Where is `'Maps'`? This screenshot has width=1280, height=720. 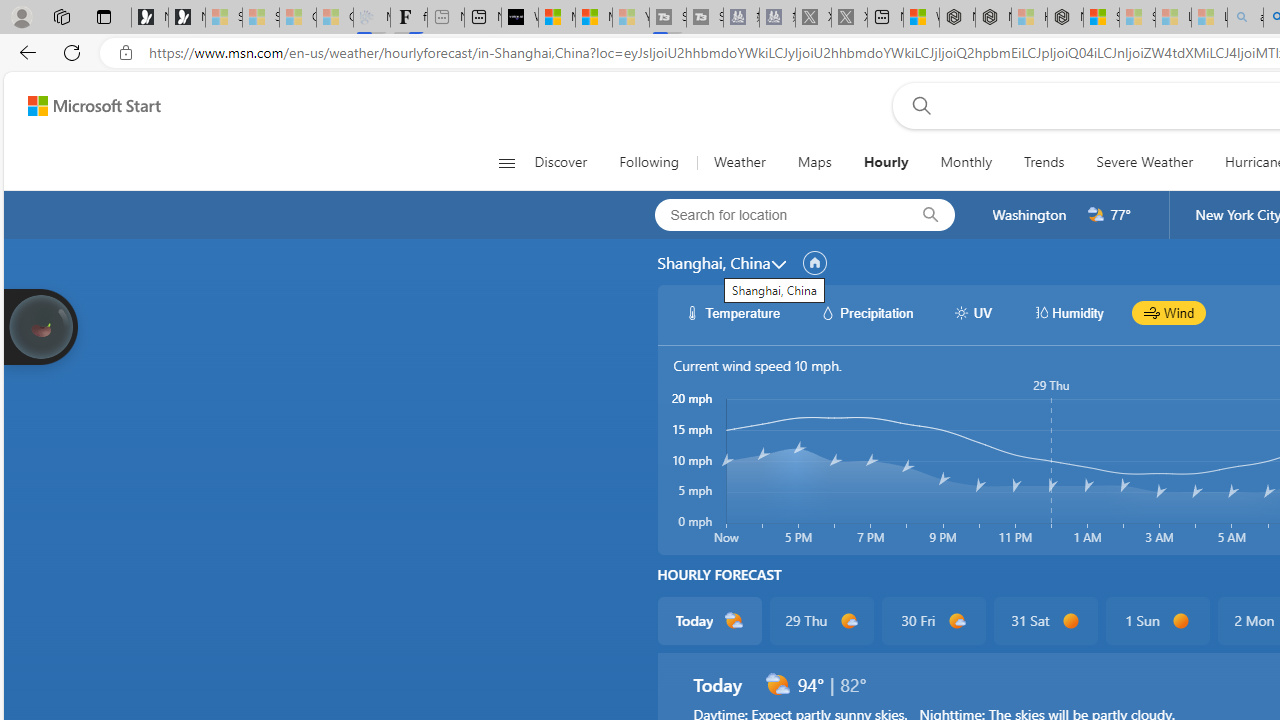 'Maps' is located at coordinates (814, 162).